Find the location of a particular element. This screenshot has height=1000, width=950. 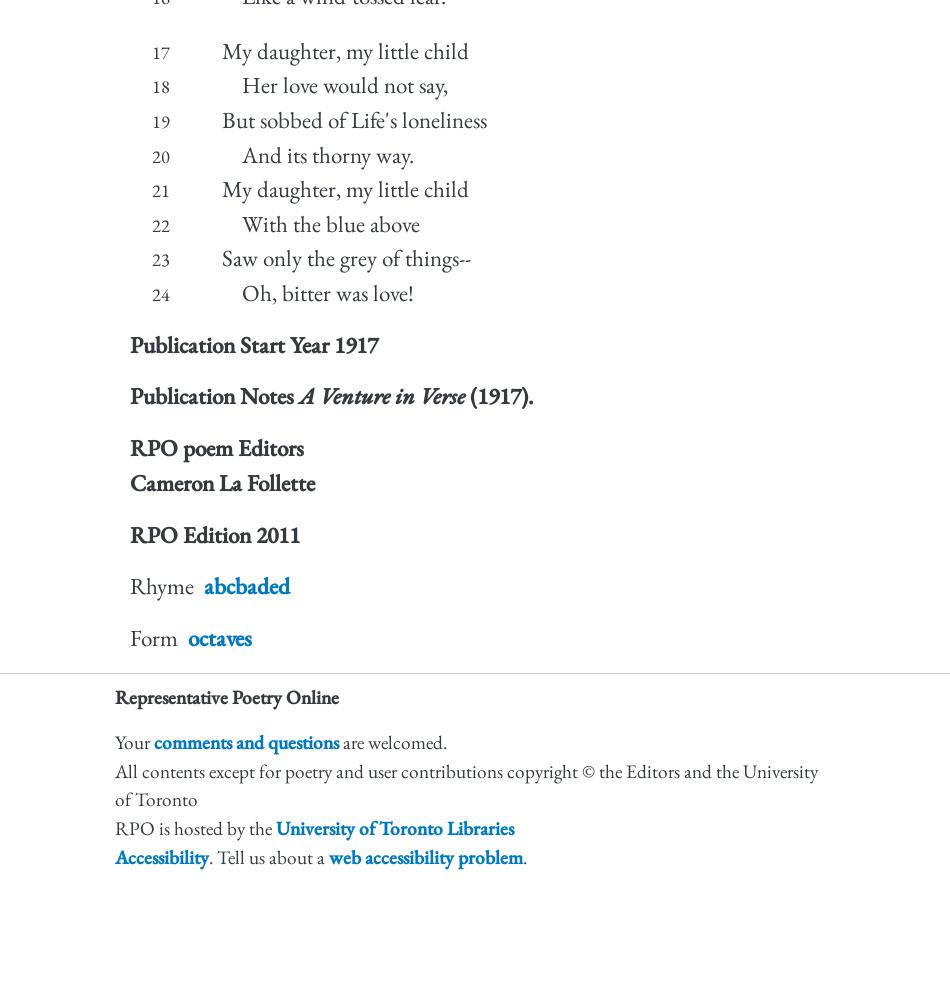

'University of Toronto Libraries' is located at coordinates (394, 827).